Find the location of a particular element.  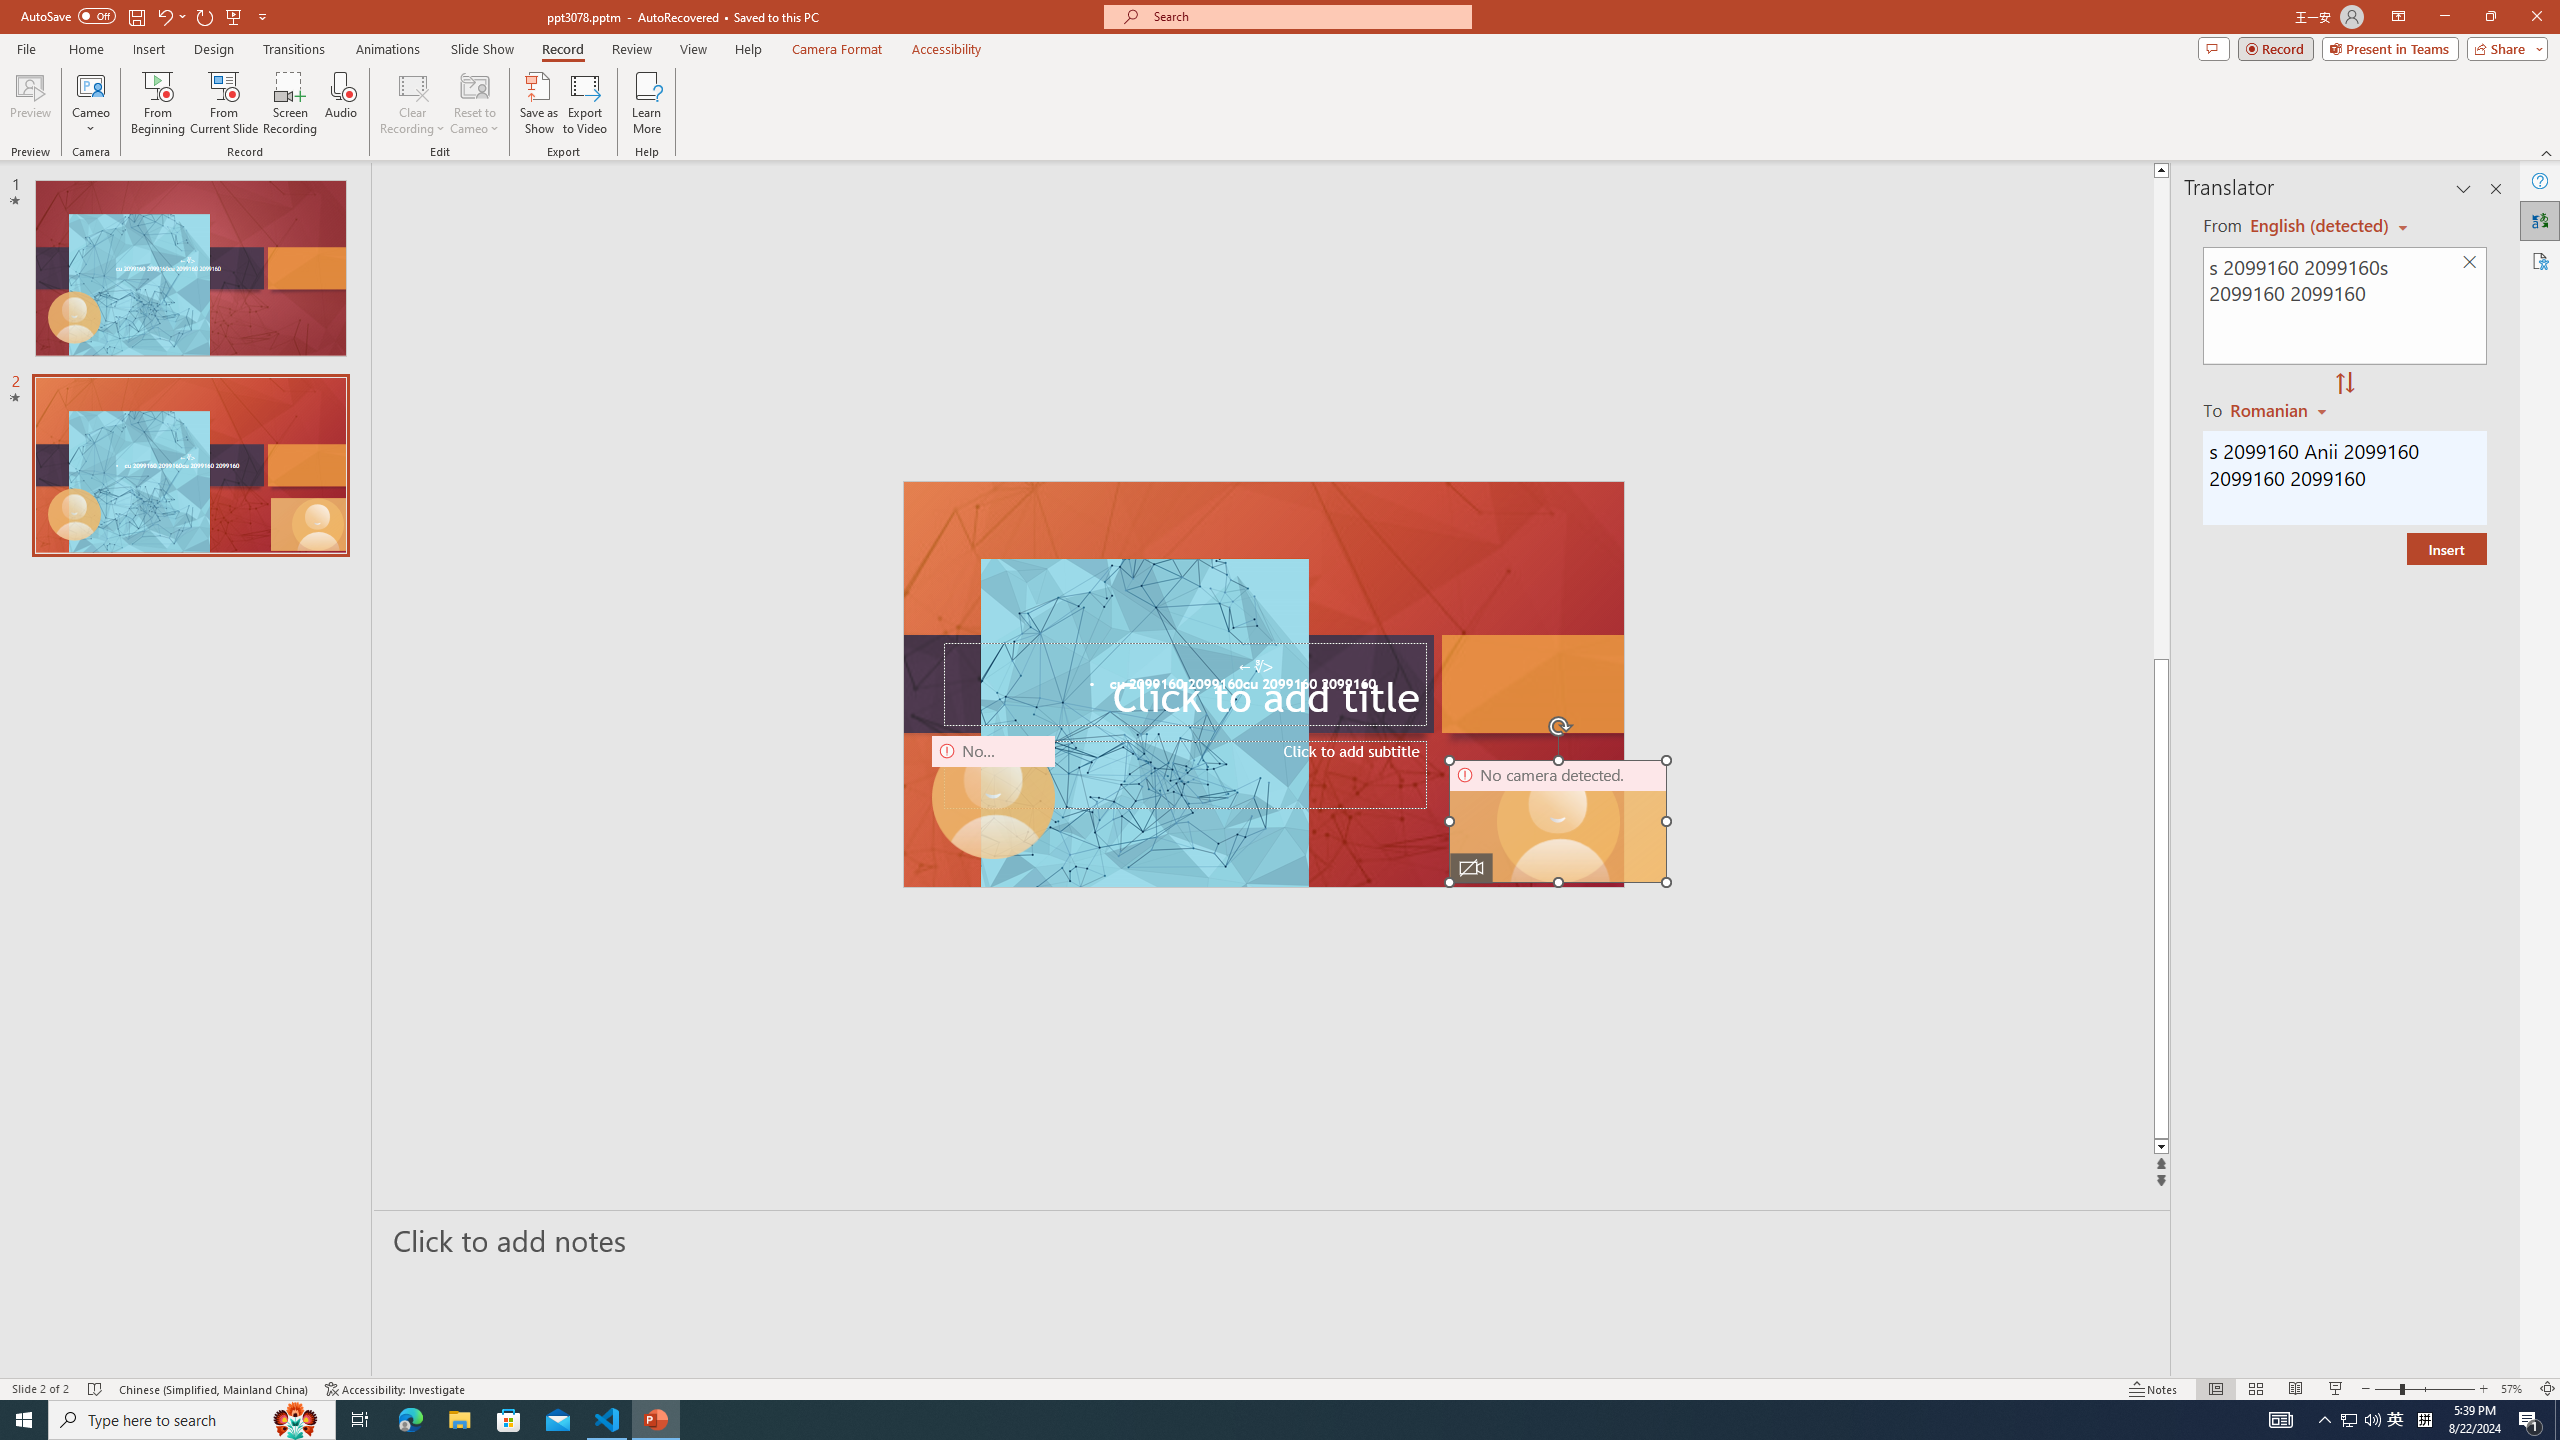

'Transitions' is located at coordinates (293, 49).